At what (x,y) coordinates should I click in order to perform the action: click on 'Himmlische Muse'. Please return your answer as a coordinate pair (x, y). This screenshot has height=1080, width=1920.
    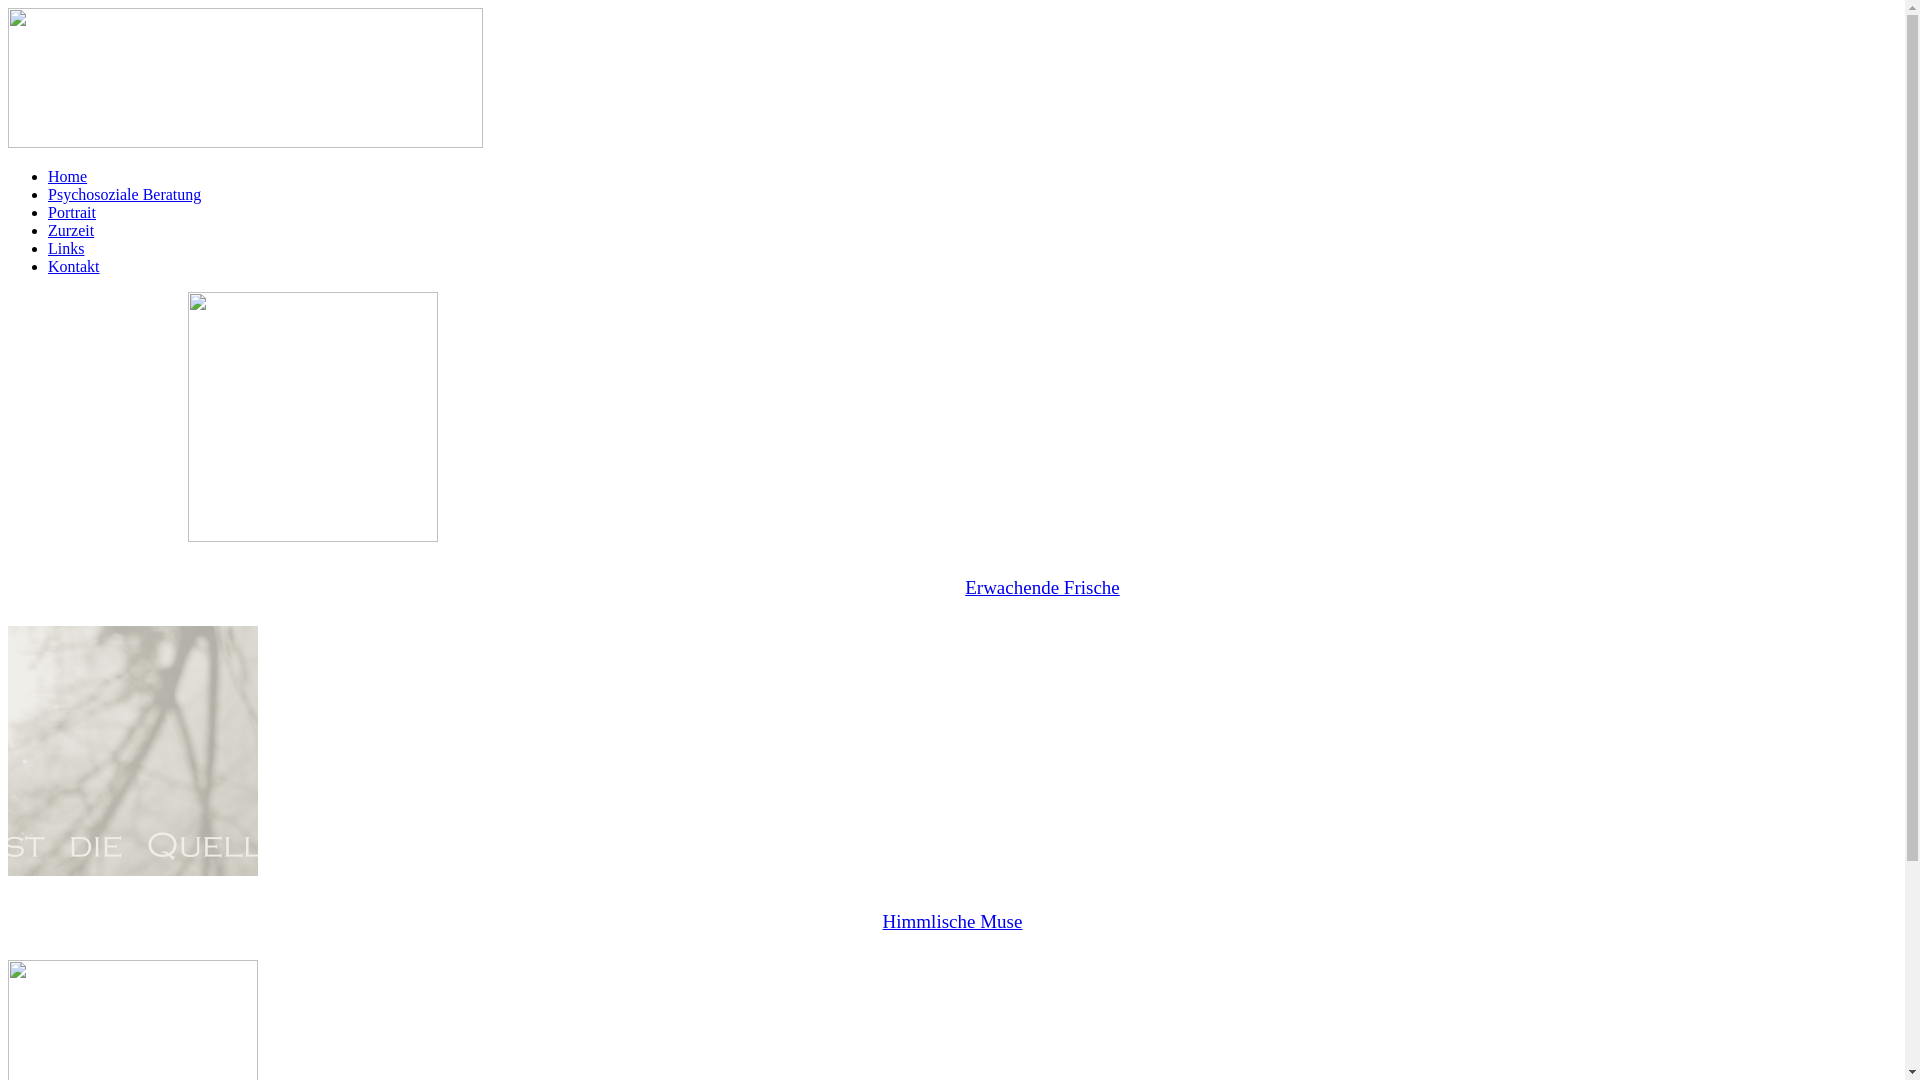
    Looking at the image, I should click on (952, 921).